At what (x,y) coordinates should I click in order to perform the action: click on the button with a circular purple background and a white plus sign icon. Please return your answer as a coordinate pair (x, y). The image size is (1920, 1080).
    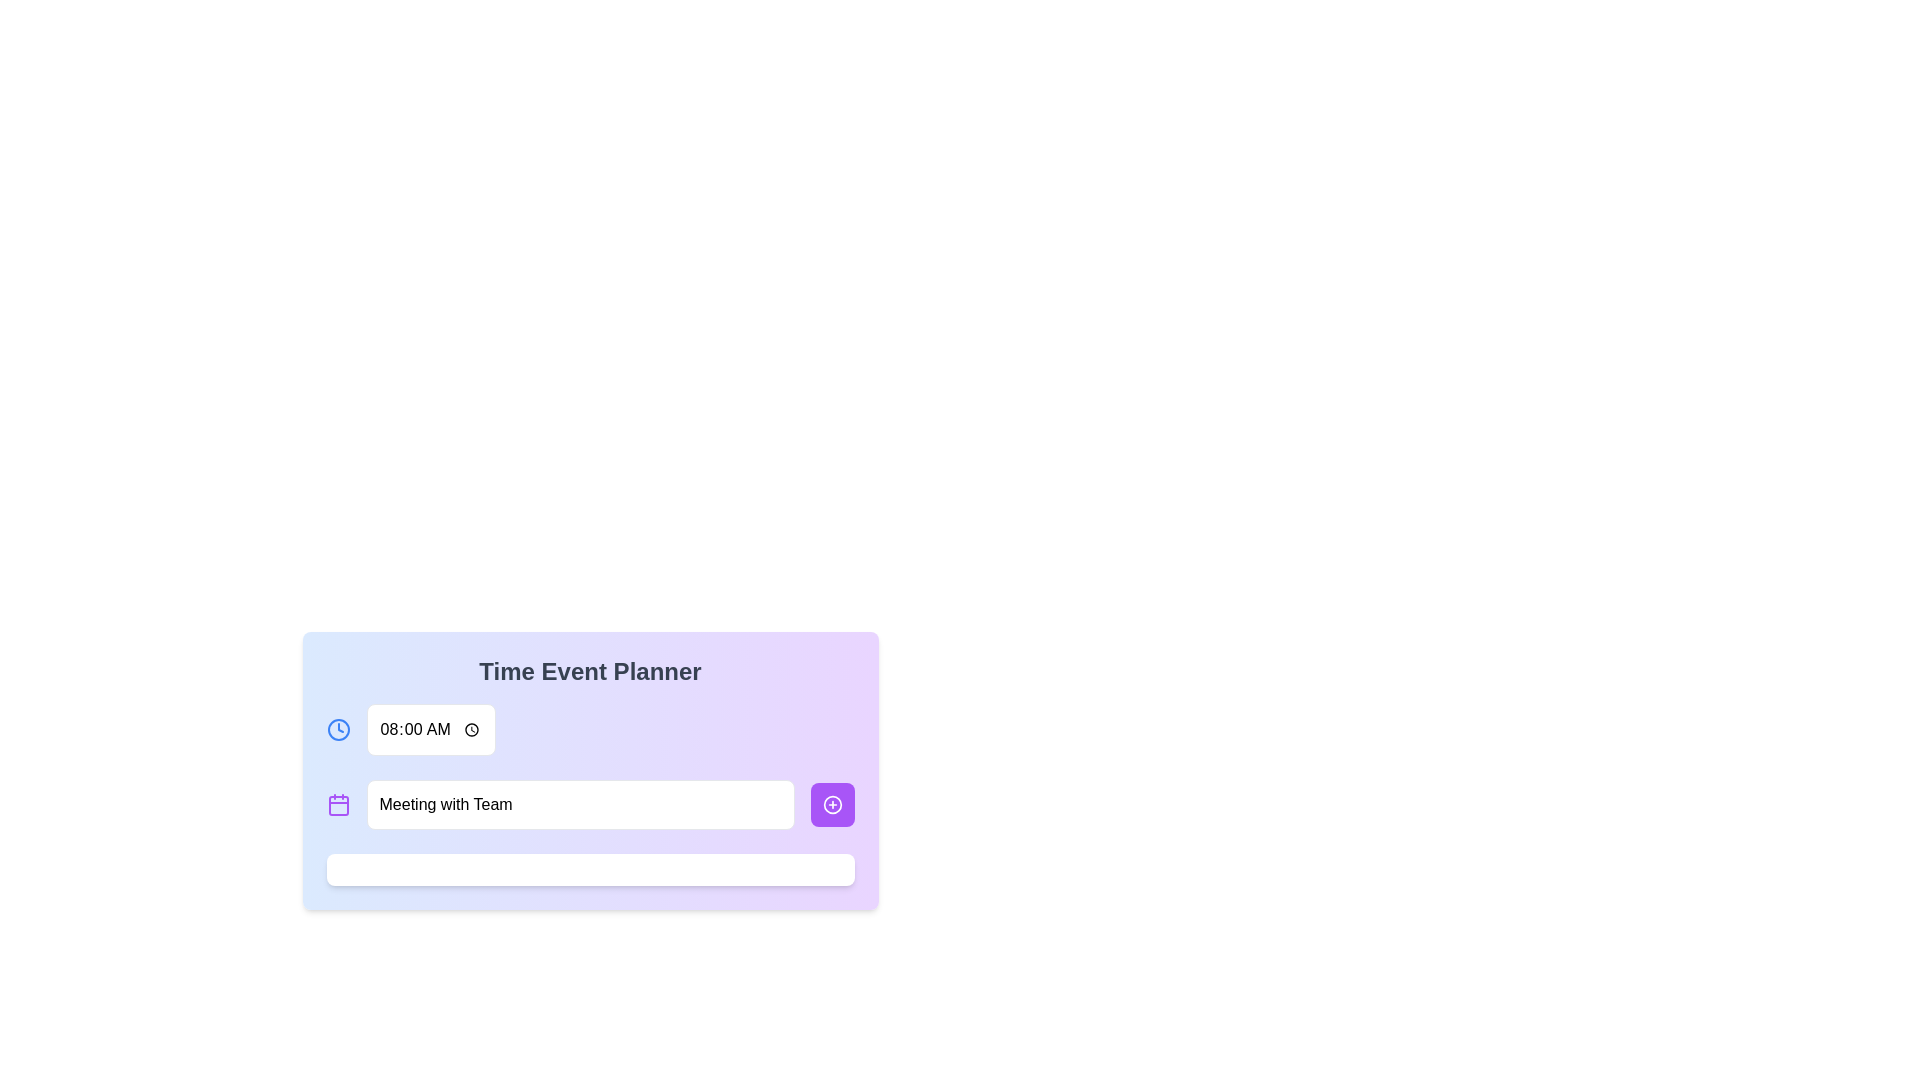
    Looking at the image, I should click on (832, 804).